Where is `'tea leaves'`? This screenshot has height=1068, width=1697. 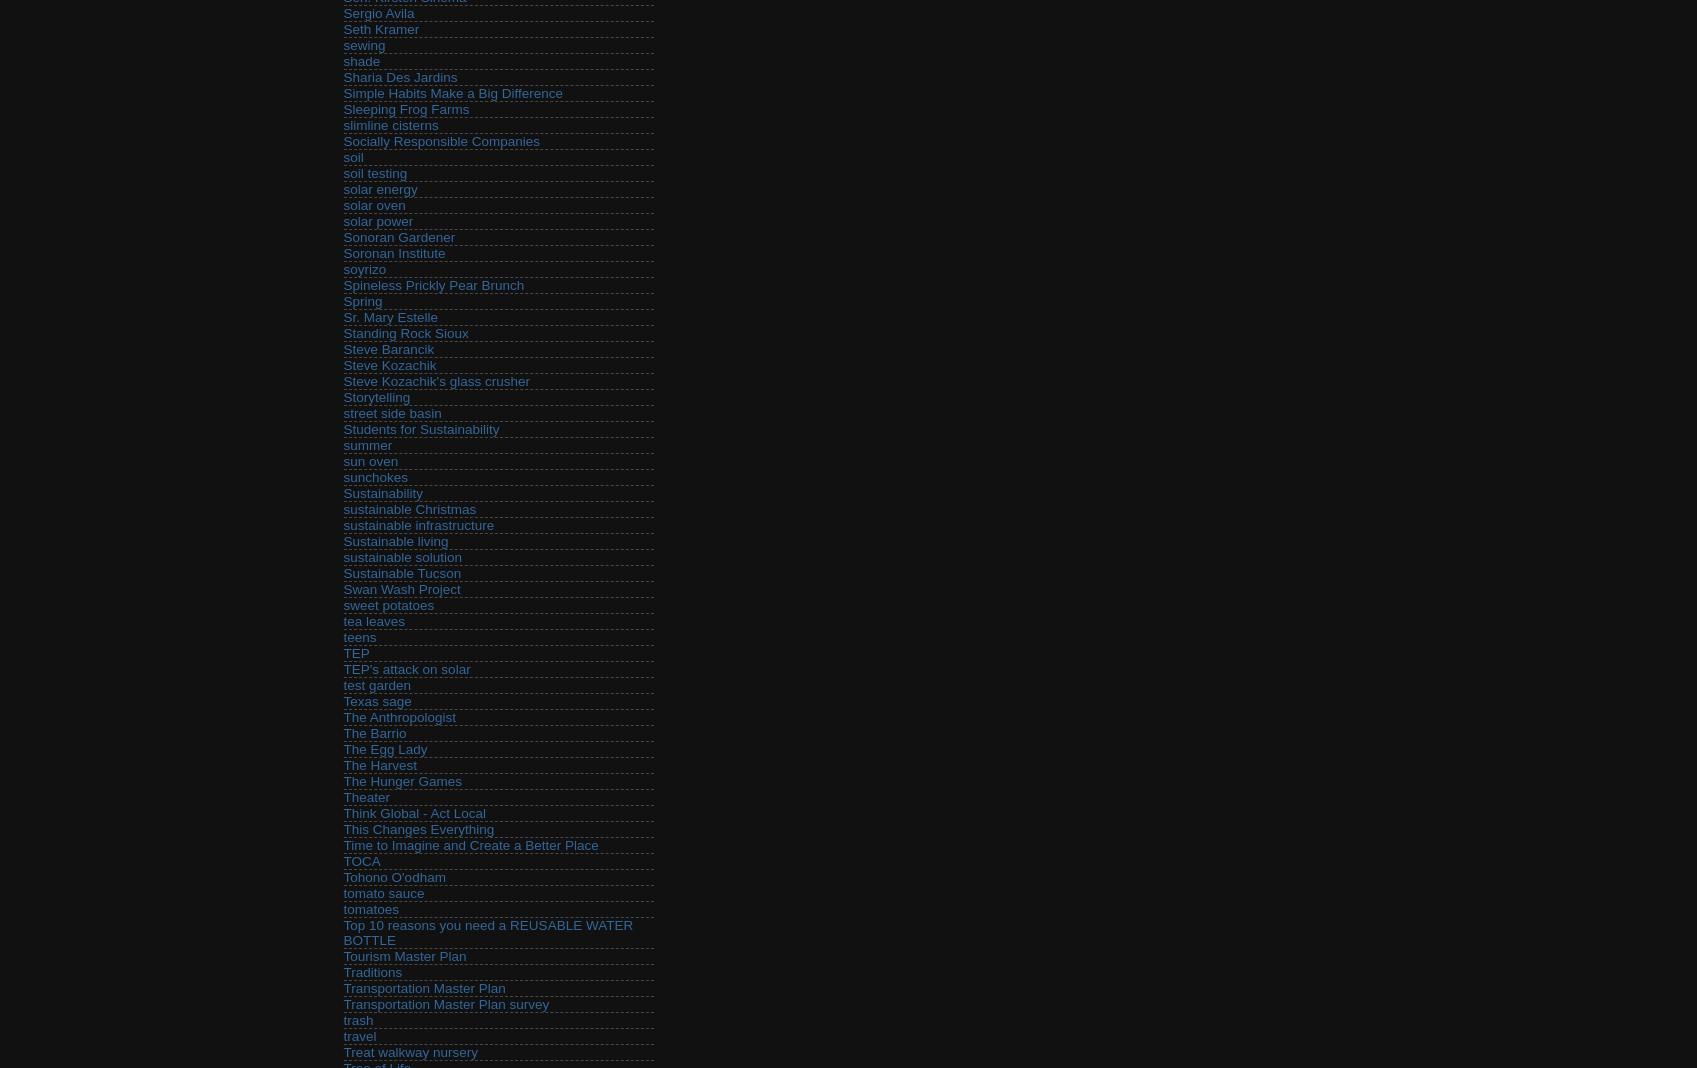 'tea leaves' is located at coordinates (374, 620).